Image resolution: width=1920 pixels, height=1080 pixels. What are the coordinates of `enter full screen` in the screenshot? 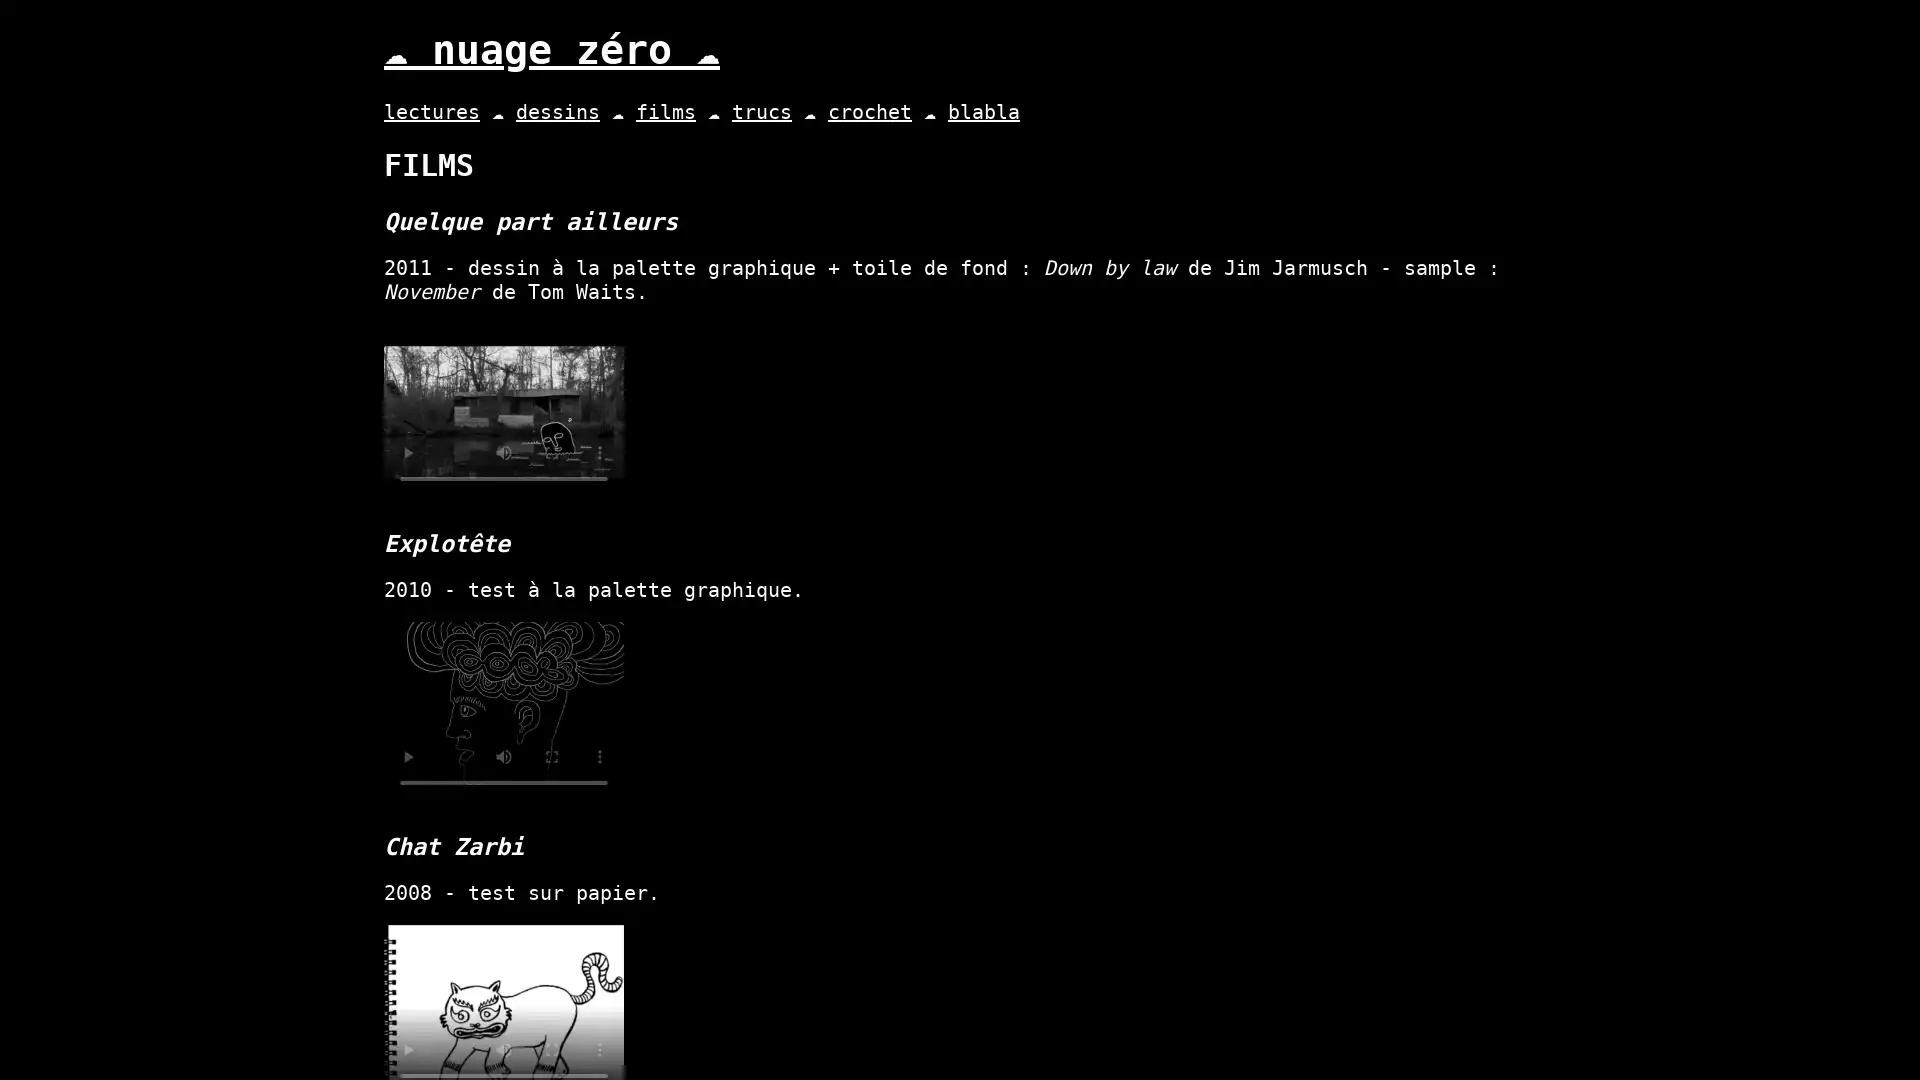 It's located at (552, 452).